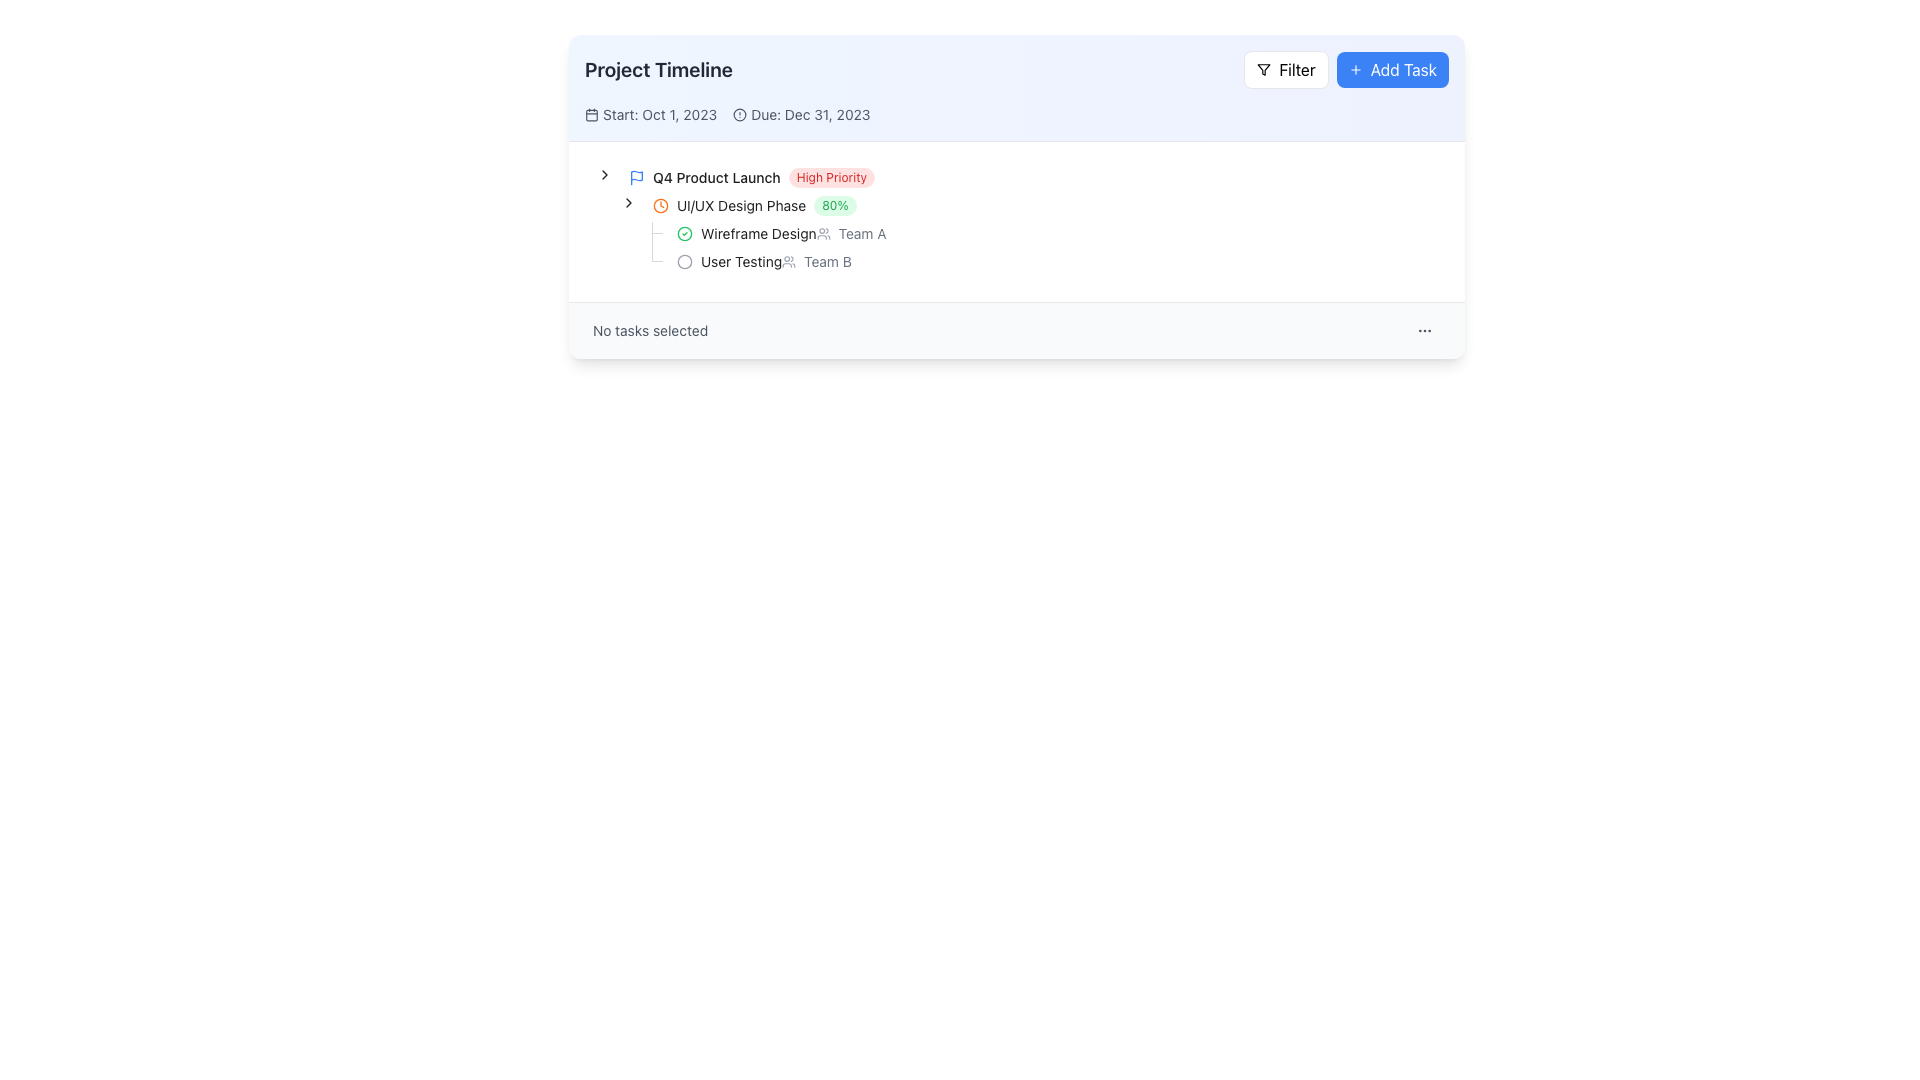 This screenshot has height=1080, width=1920. I want to click on the button located in the upper-right corner of the interface, immediately to the right of the 'Filter' button, so click(1391, 68).